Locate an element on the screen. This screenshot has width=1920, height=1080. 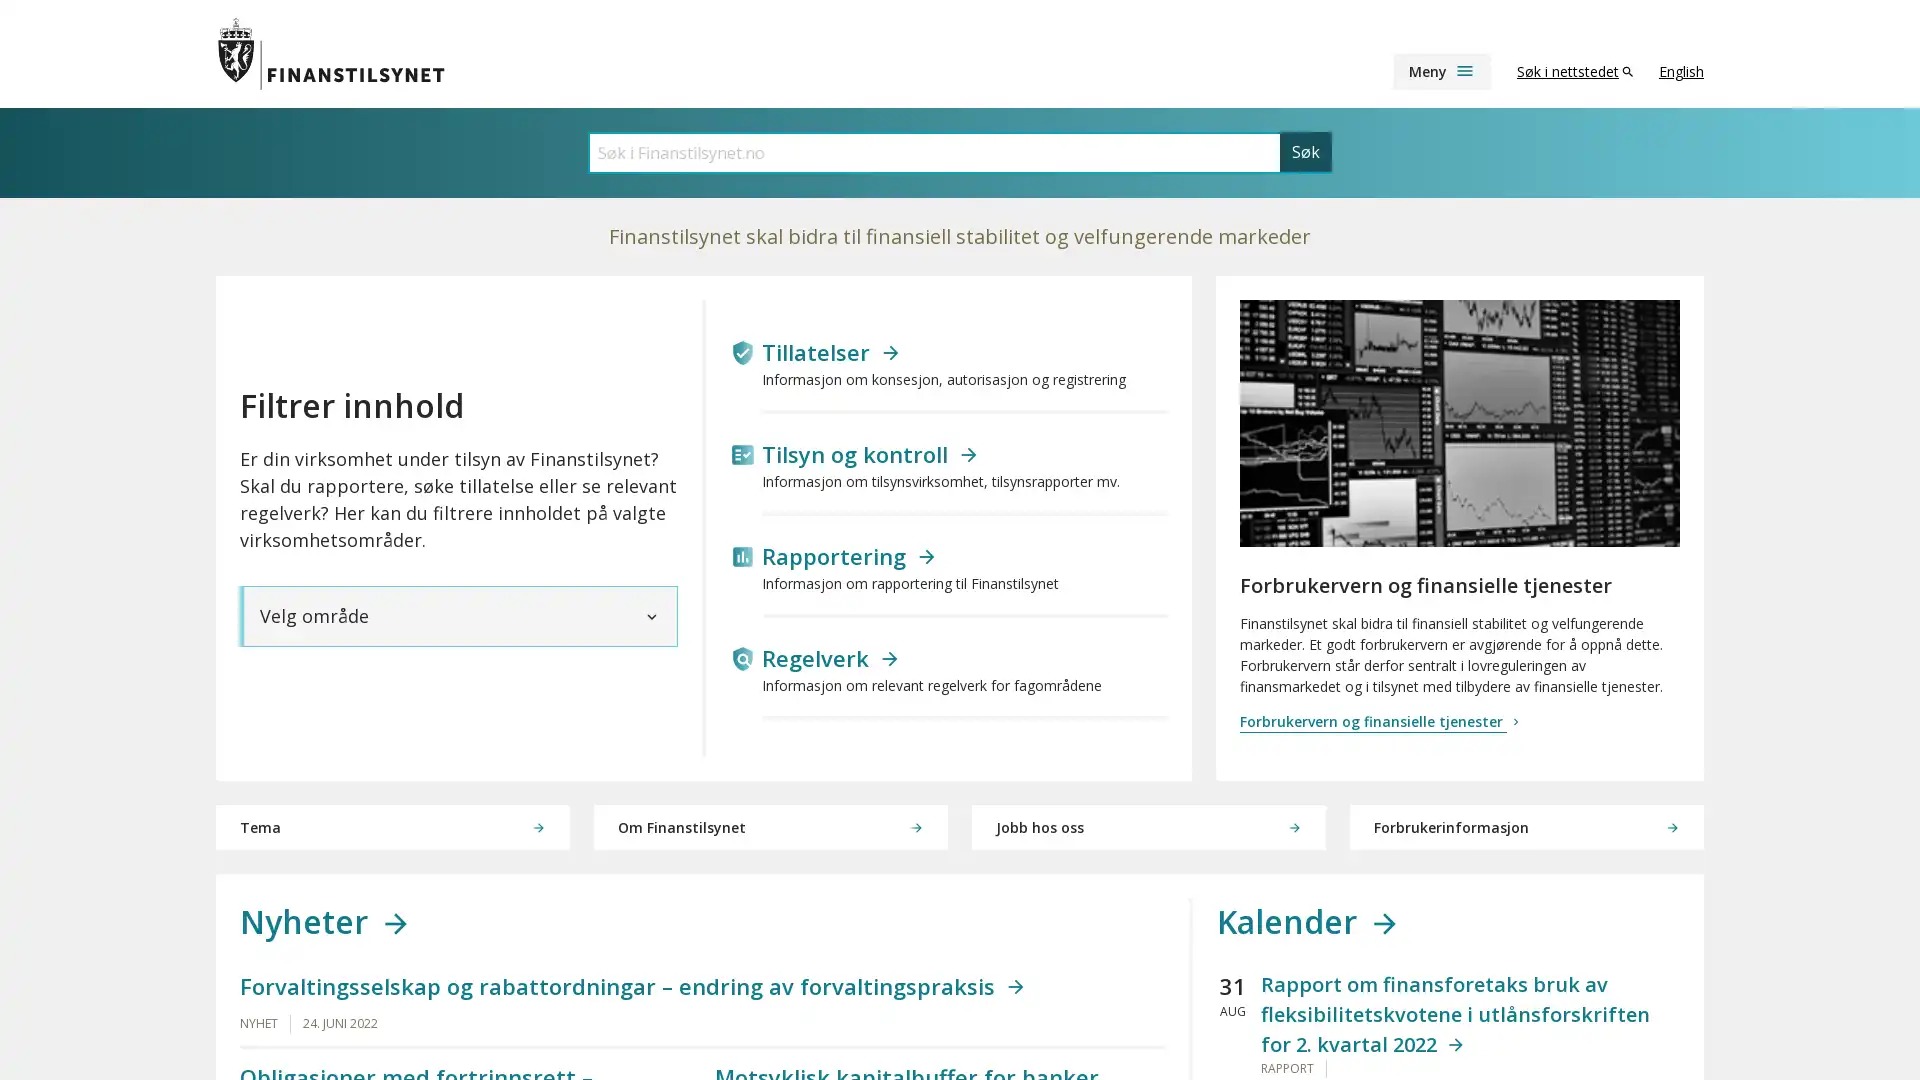
Meny menu is located at coordinates (1441, 69).